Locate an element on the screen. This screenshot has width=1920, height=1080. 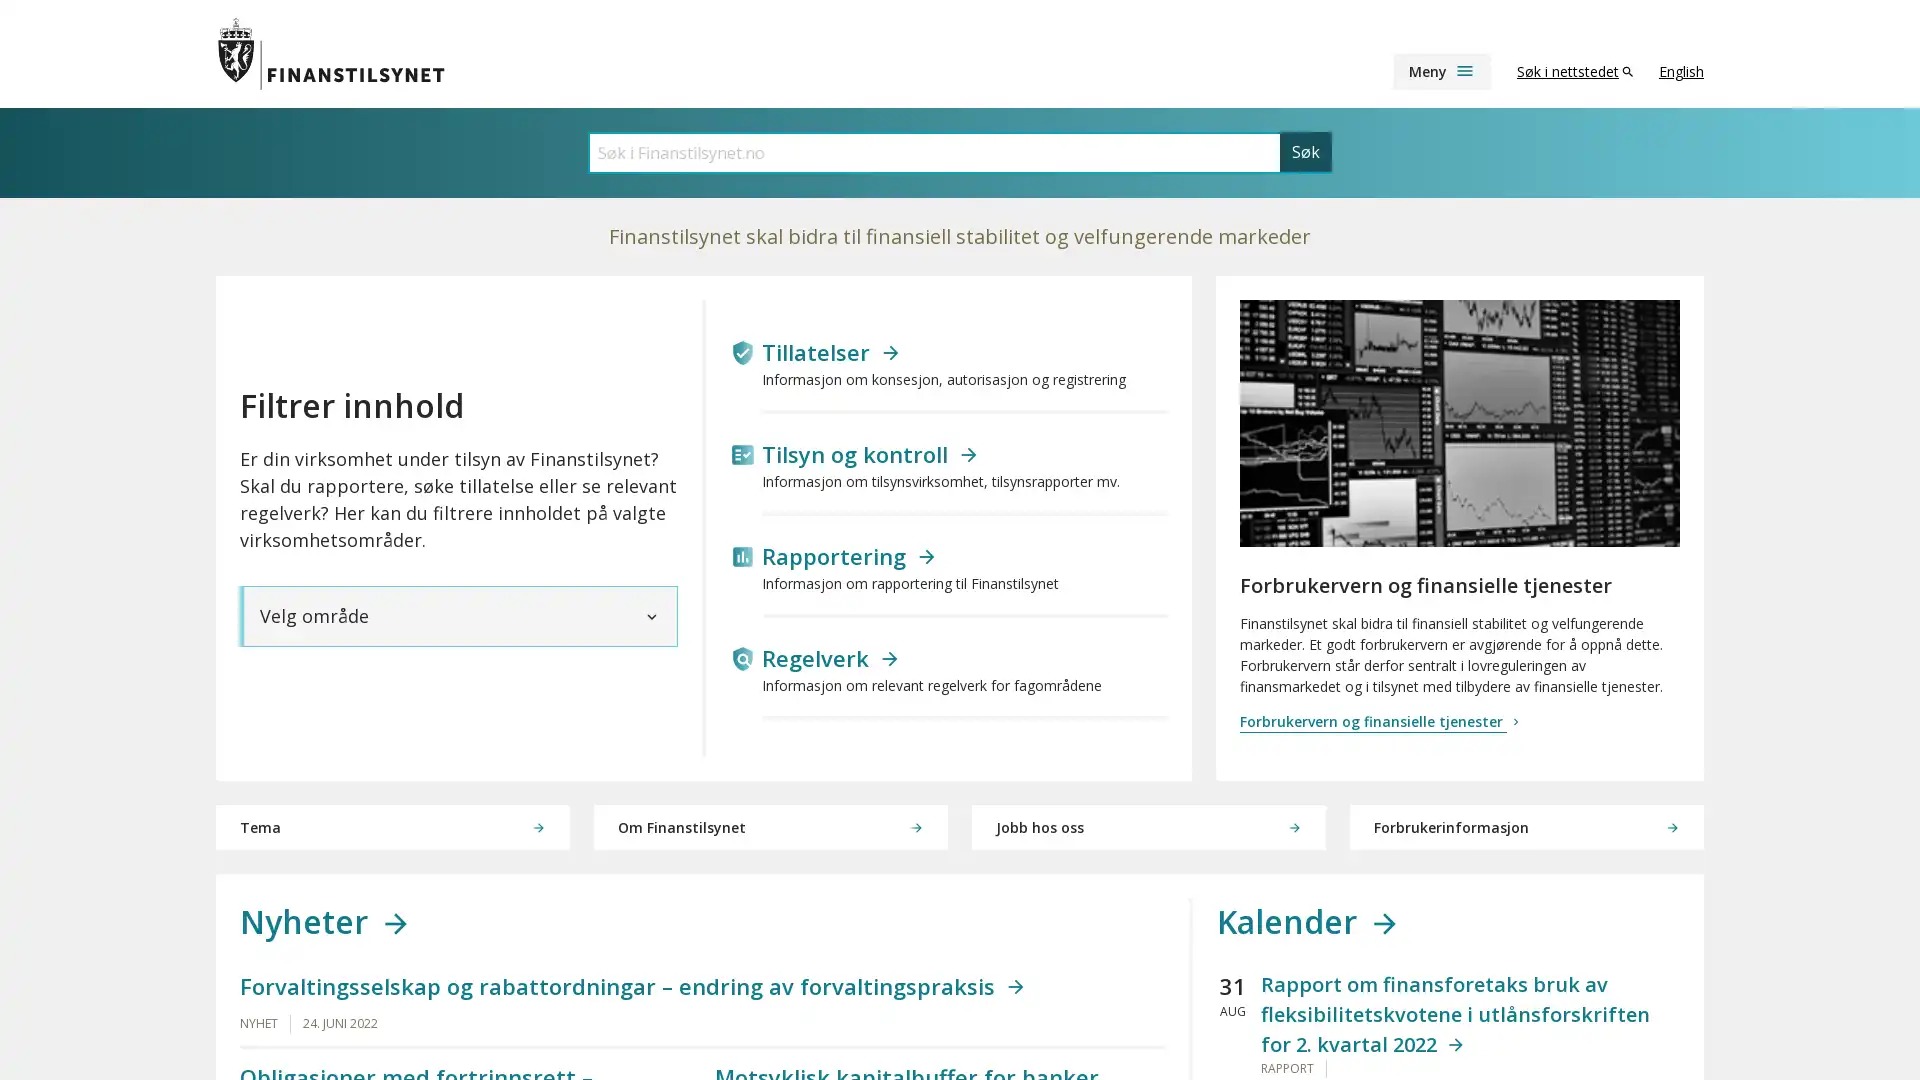
Meny menu is located at coordinates (1441, 69).